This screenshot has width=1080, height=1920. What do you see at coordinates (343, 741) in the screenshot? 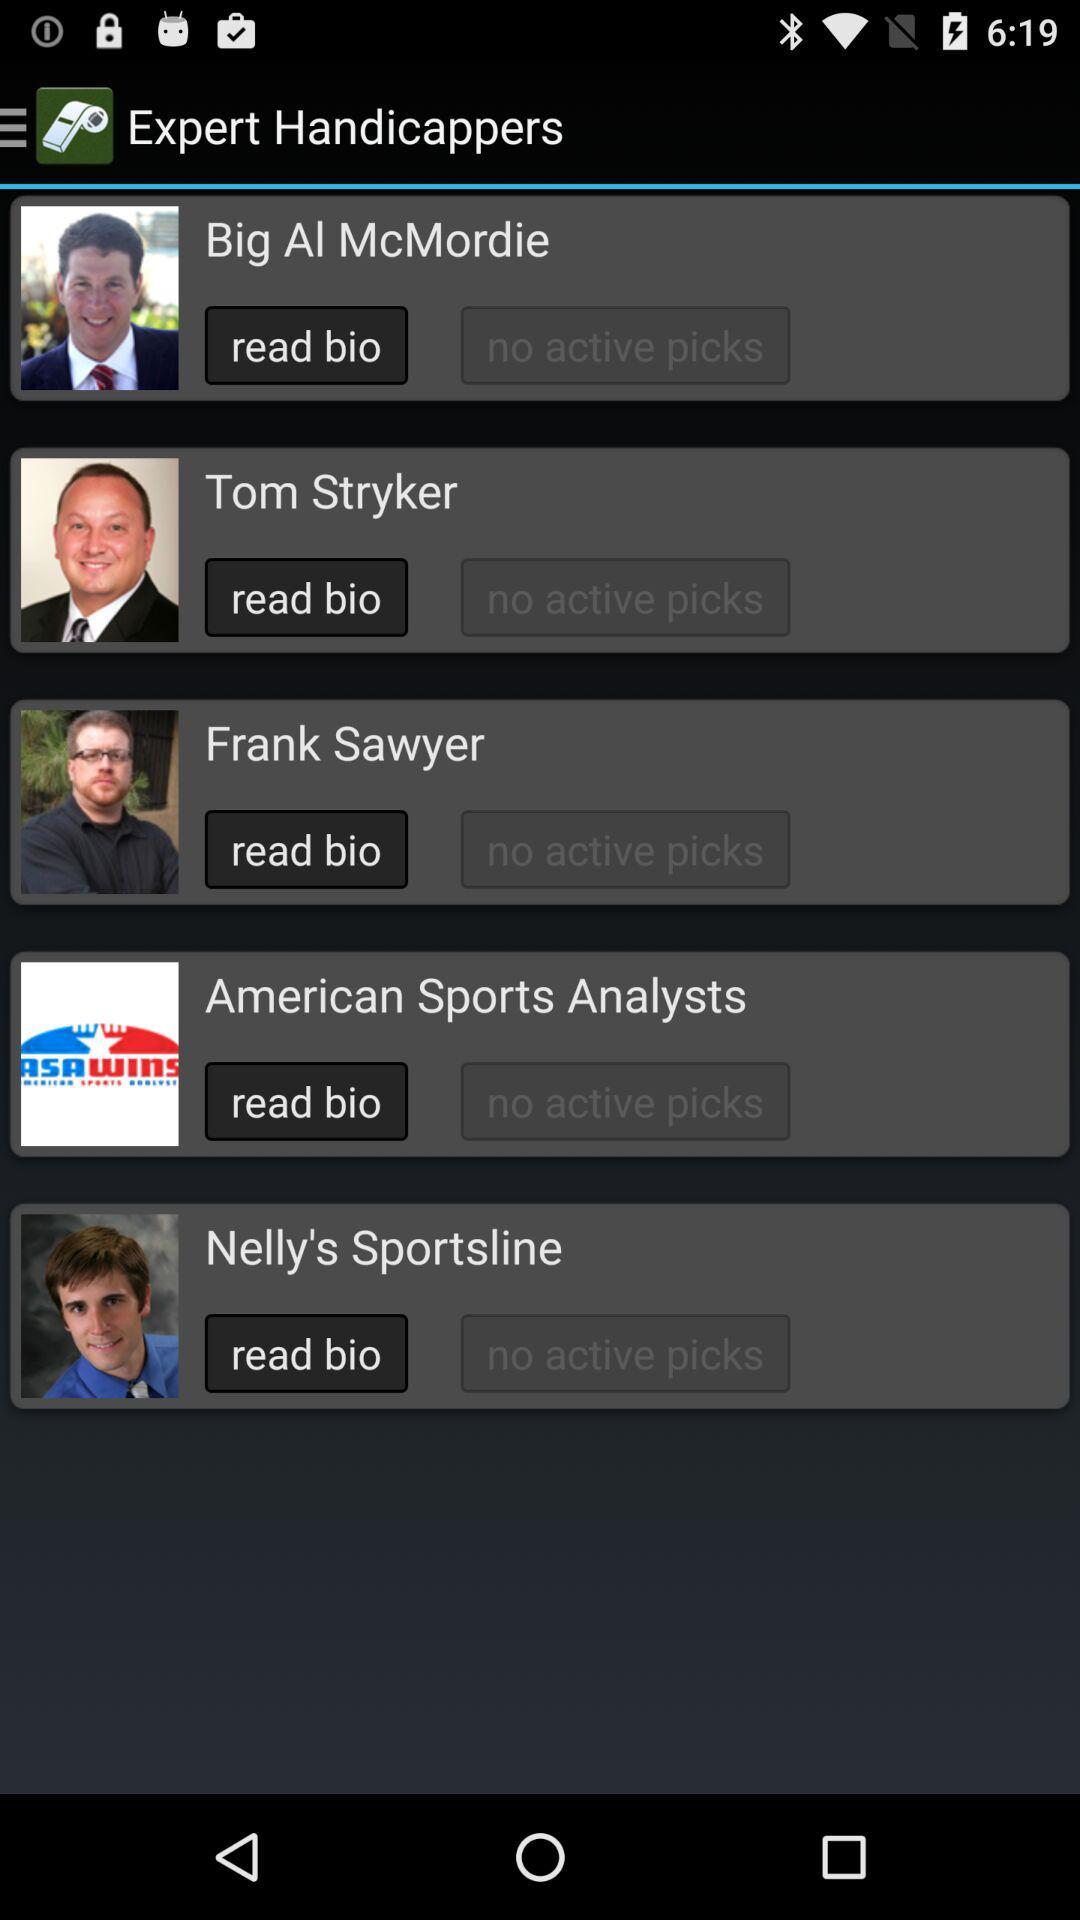
I see `the button above the read bio icon` at bounding box center [343, 741].